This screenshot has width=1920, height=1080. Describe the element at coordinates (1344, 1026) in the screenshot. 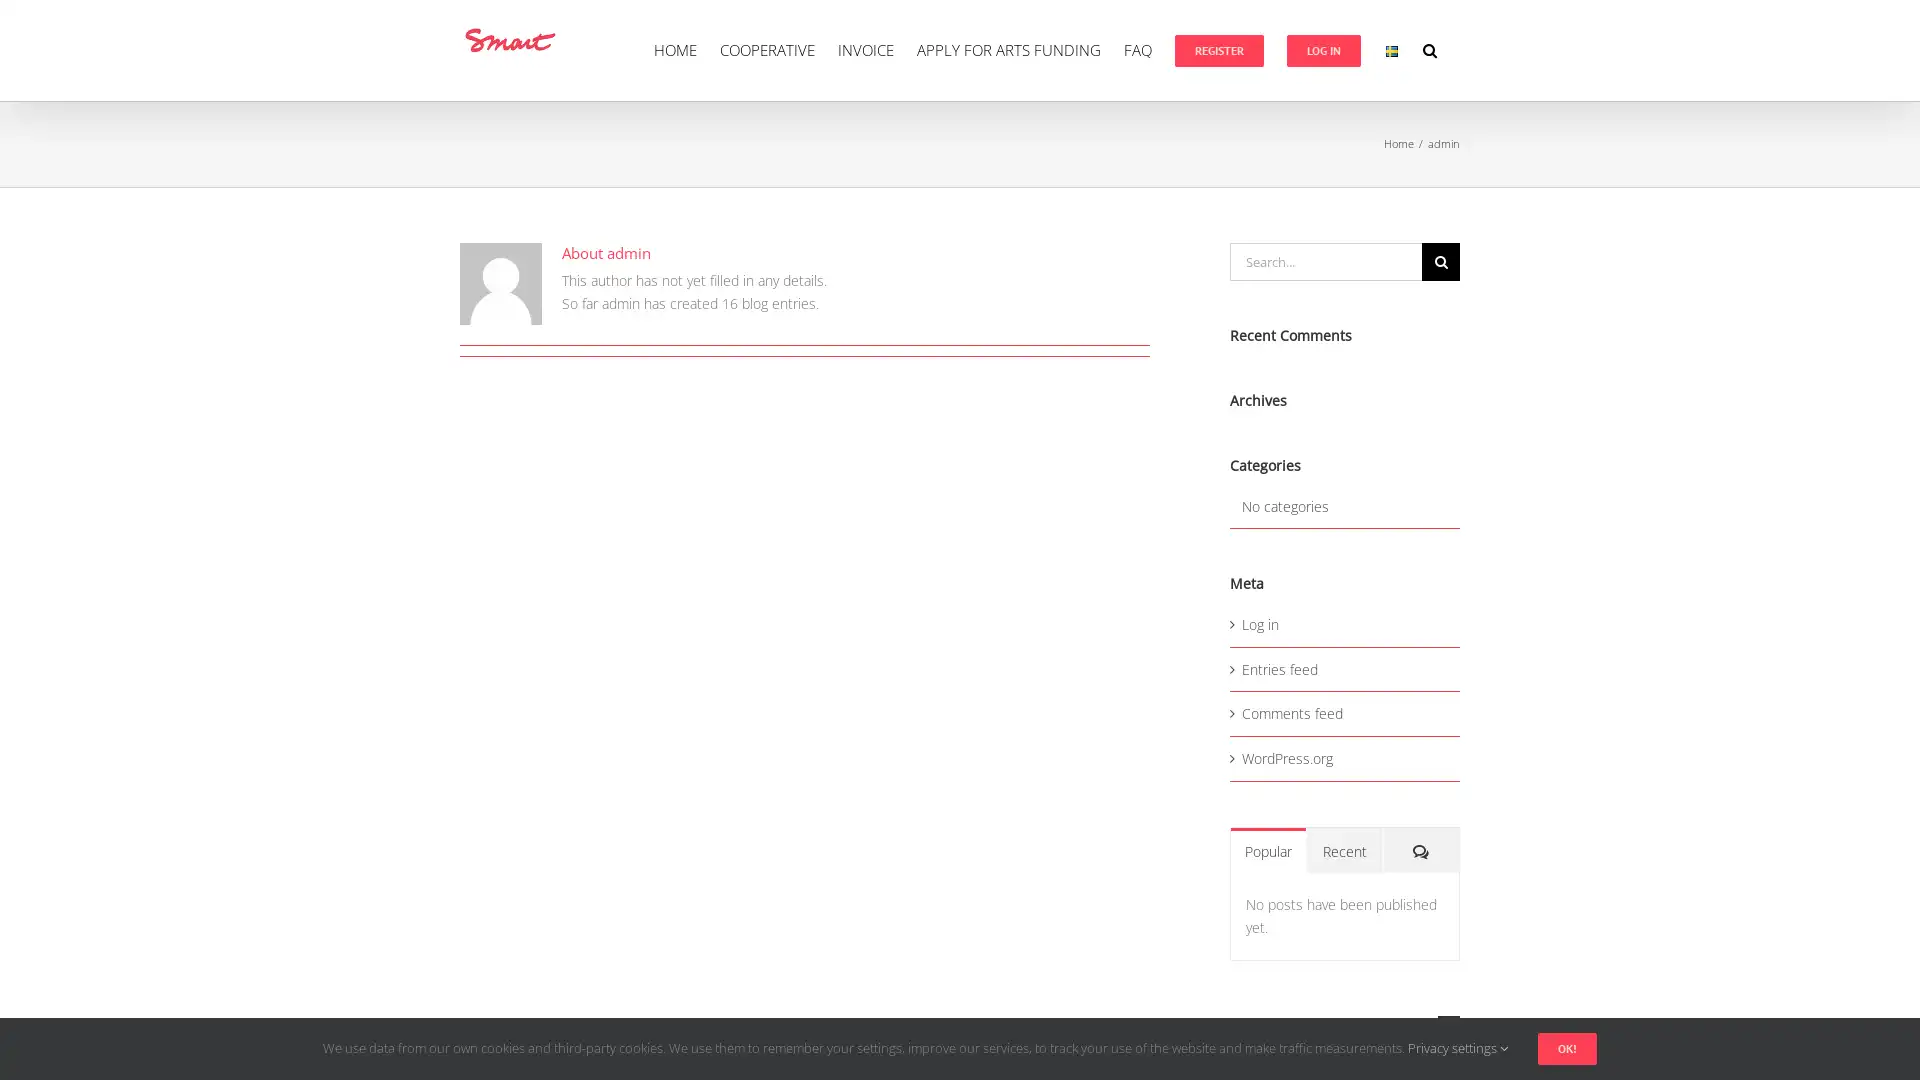

I see `Our Company Mission` at that location.